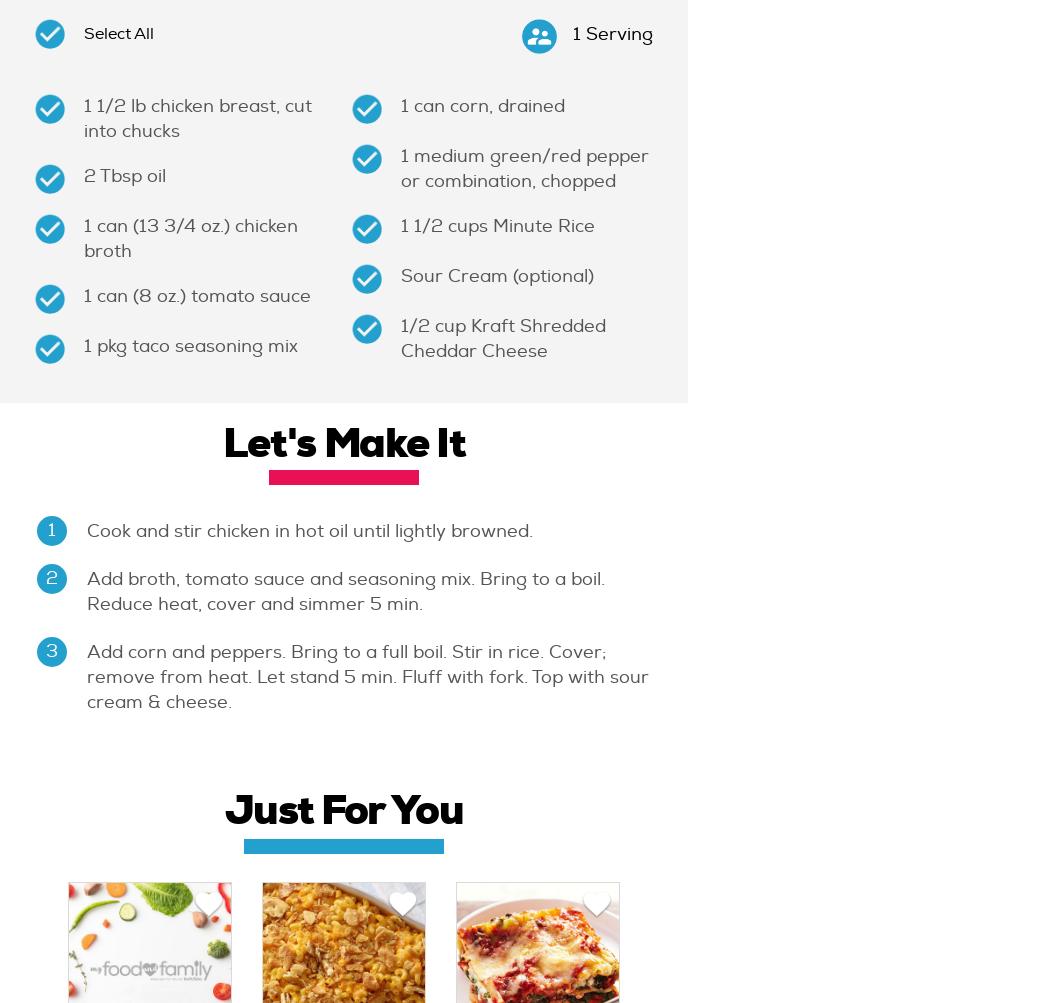 This screenshot has height=1003, width=1050. I want to click on 'cups', so click(470, 226).